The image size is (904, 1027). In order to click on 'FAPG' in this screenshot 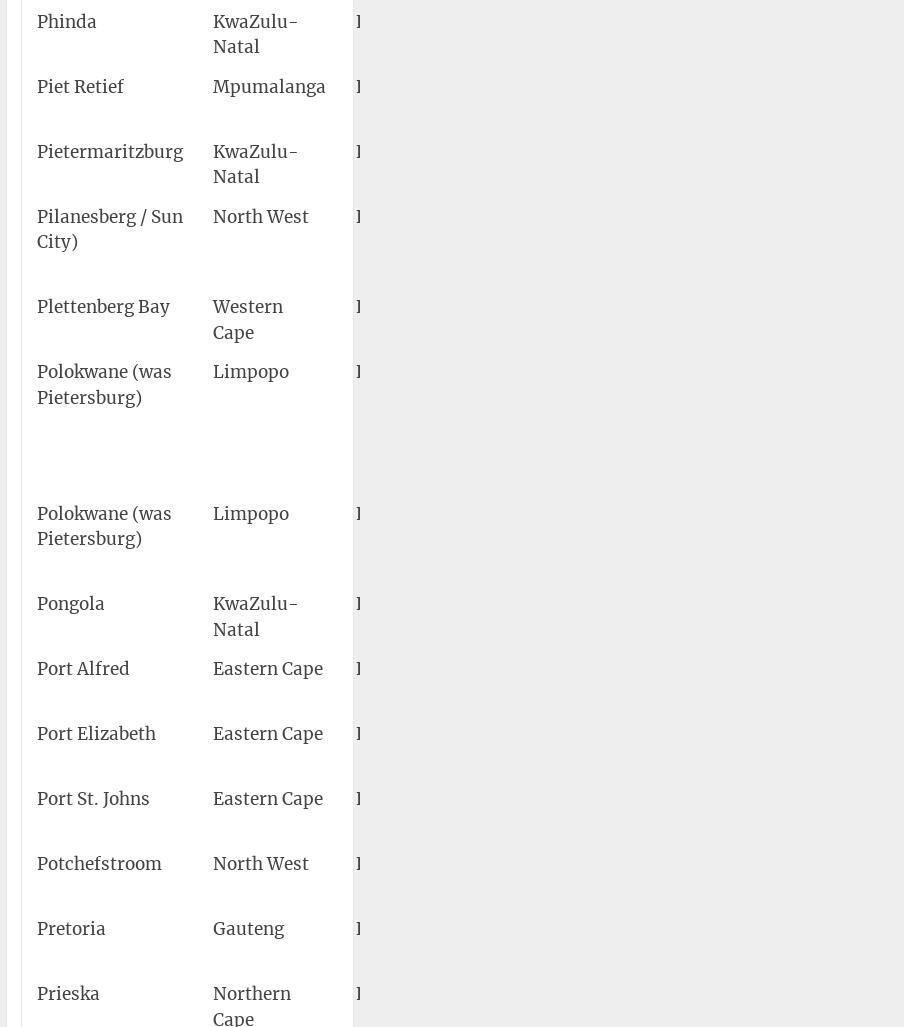, I will do `click(378, 305)`.